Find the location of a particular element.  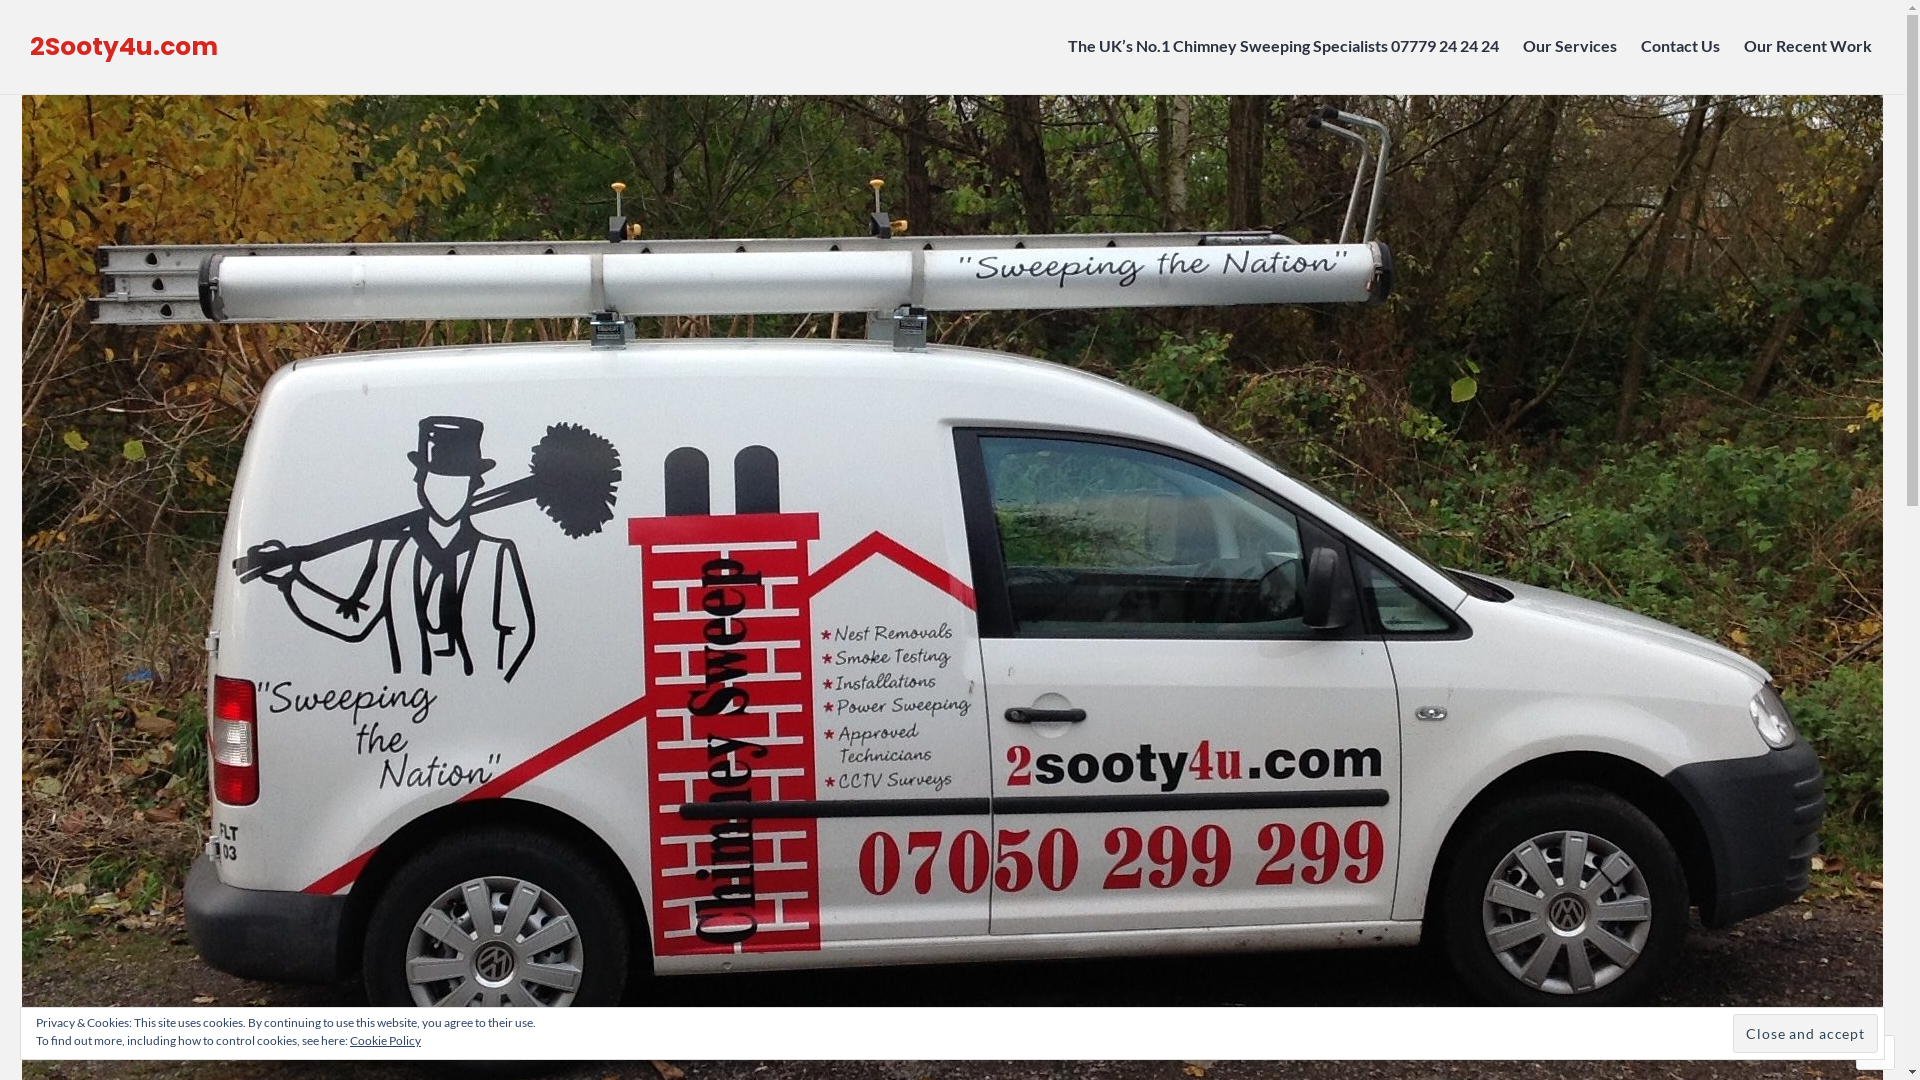

'Close and accept' is located at coordinates (1805, 1033).